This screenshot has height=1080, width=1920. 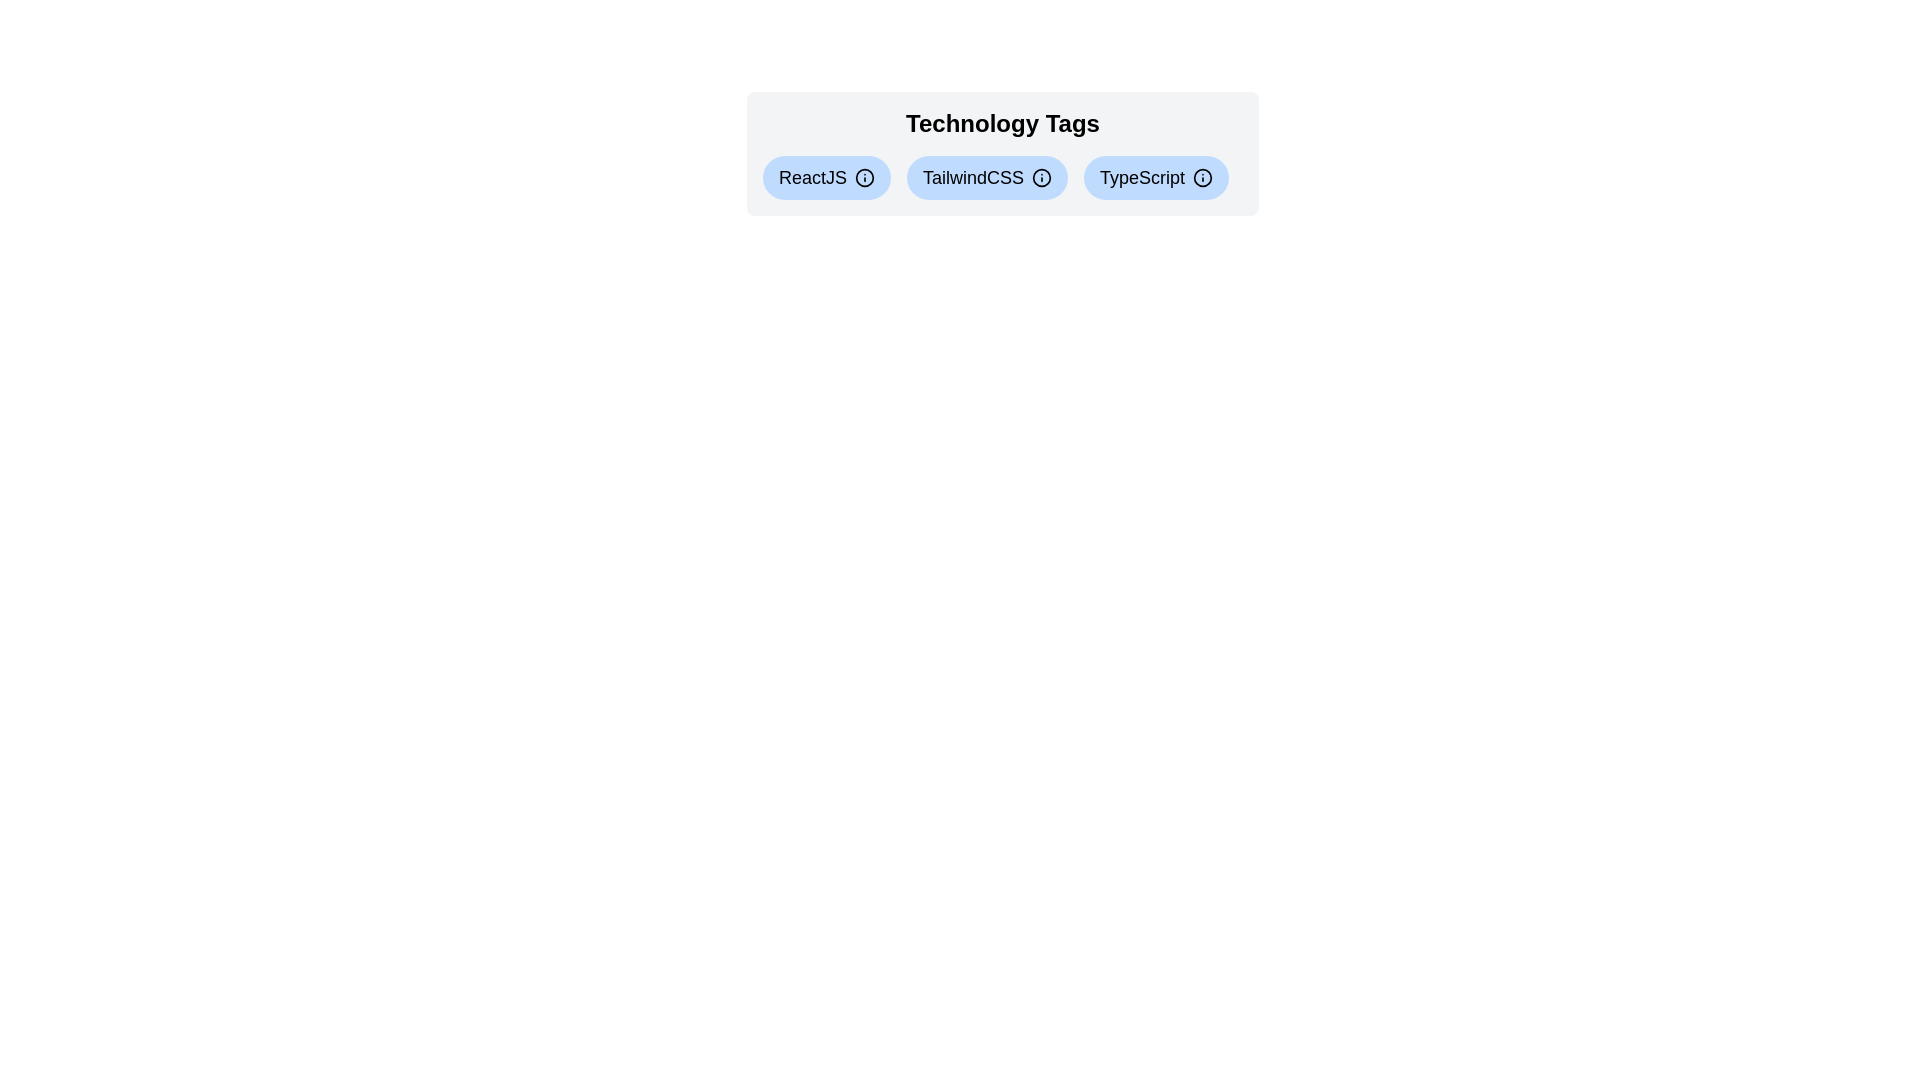 I want to click on the tag labeled ReactJS, so click(x=826, y=176).